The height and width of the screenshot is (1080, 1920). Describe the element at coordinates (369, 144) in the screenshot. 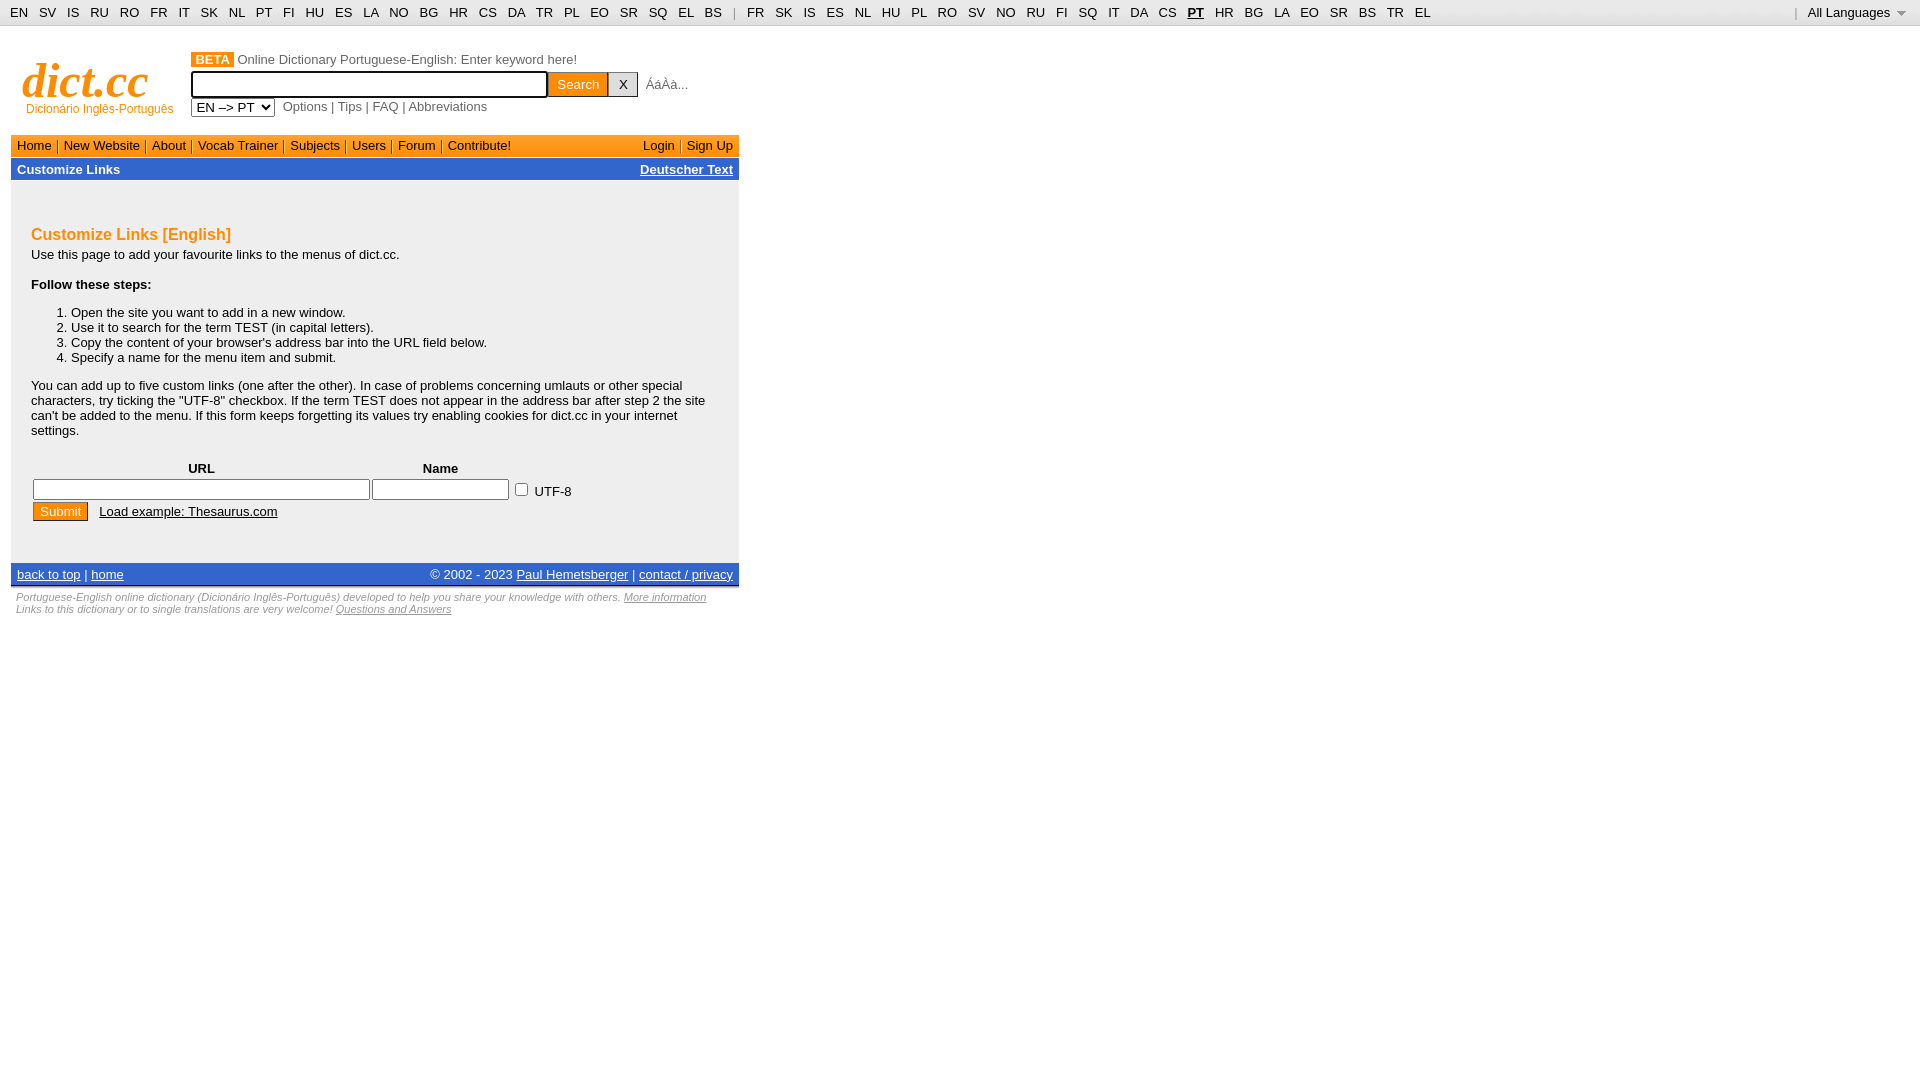

I see `'Users'` at that location.